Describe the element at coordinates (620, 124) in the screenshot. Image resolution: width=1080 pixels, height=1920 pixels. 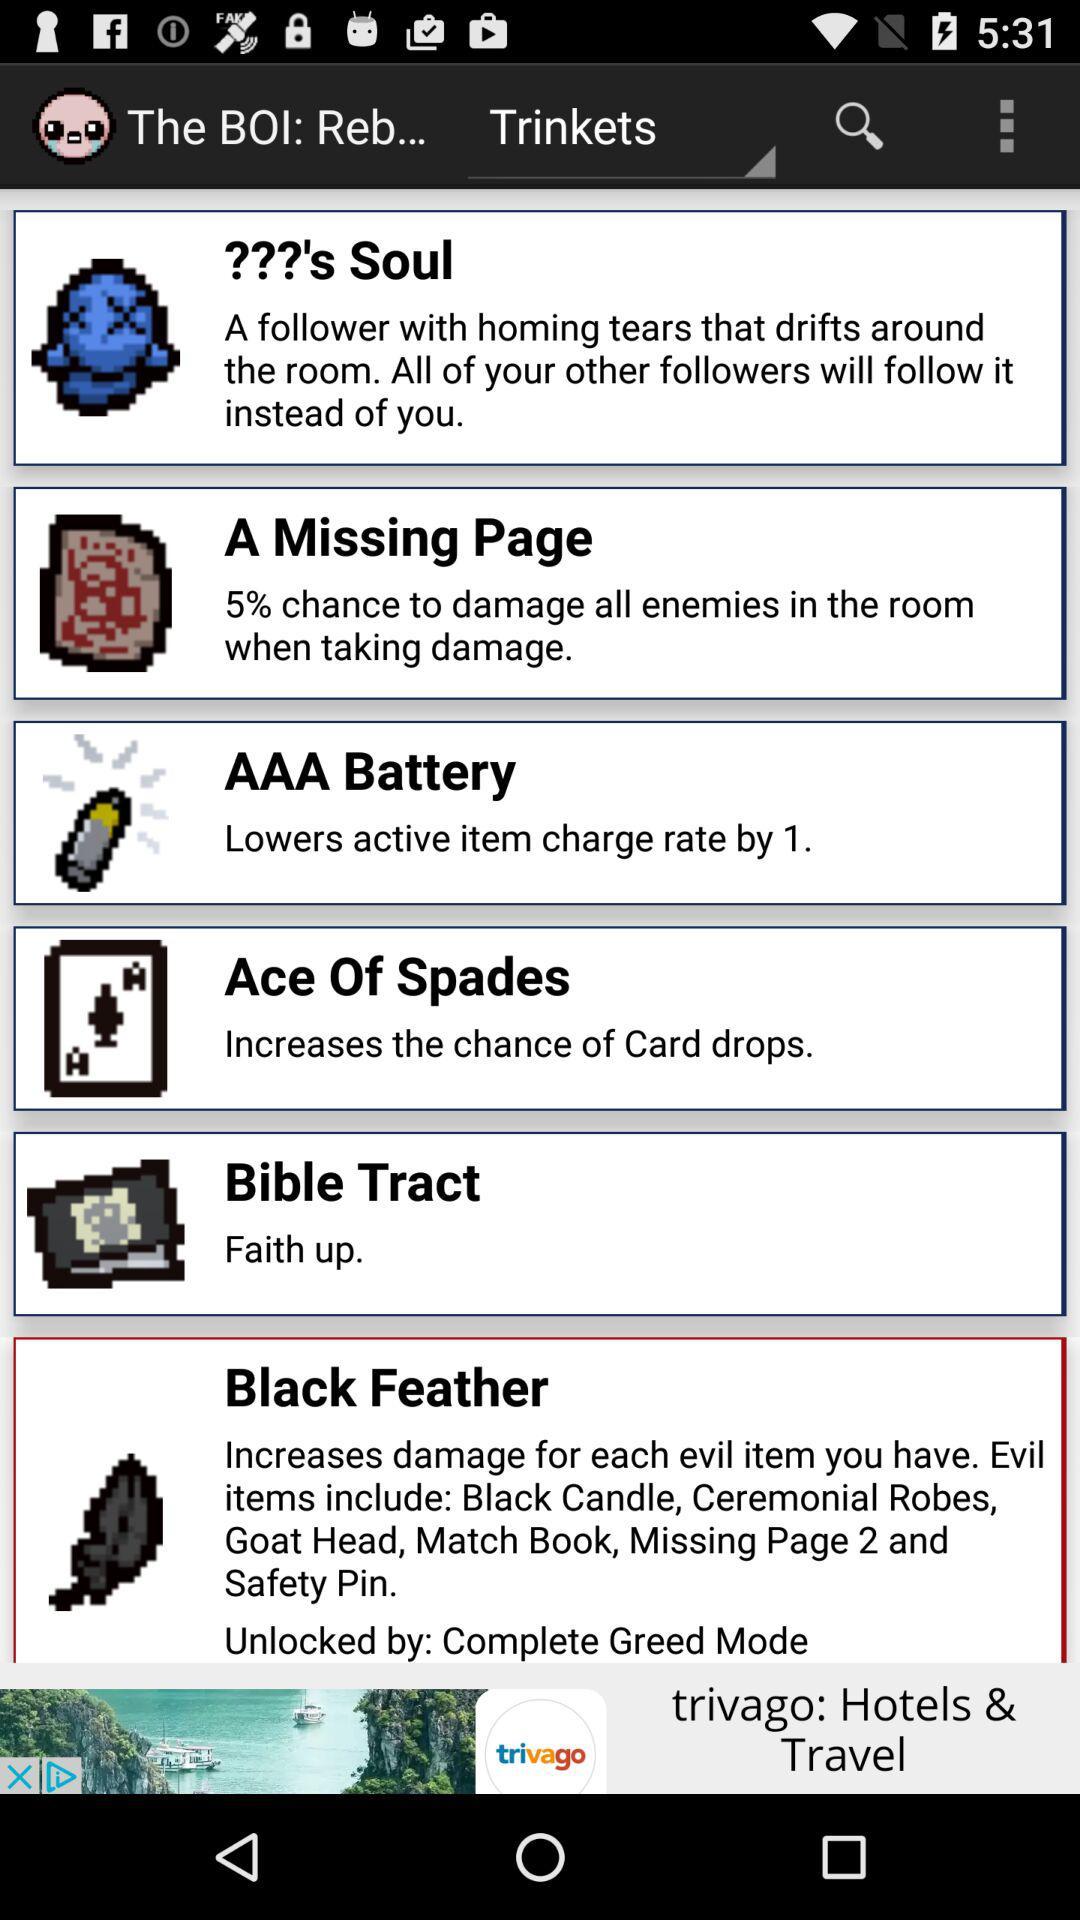
I see `trinkets` at that location.